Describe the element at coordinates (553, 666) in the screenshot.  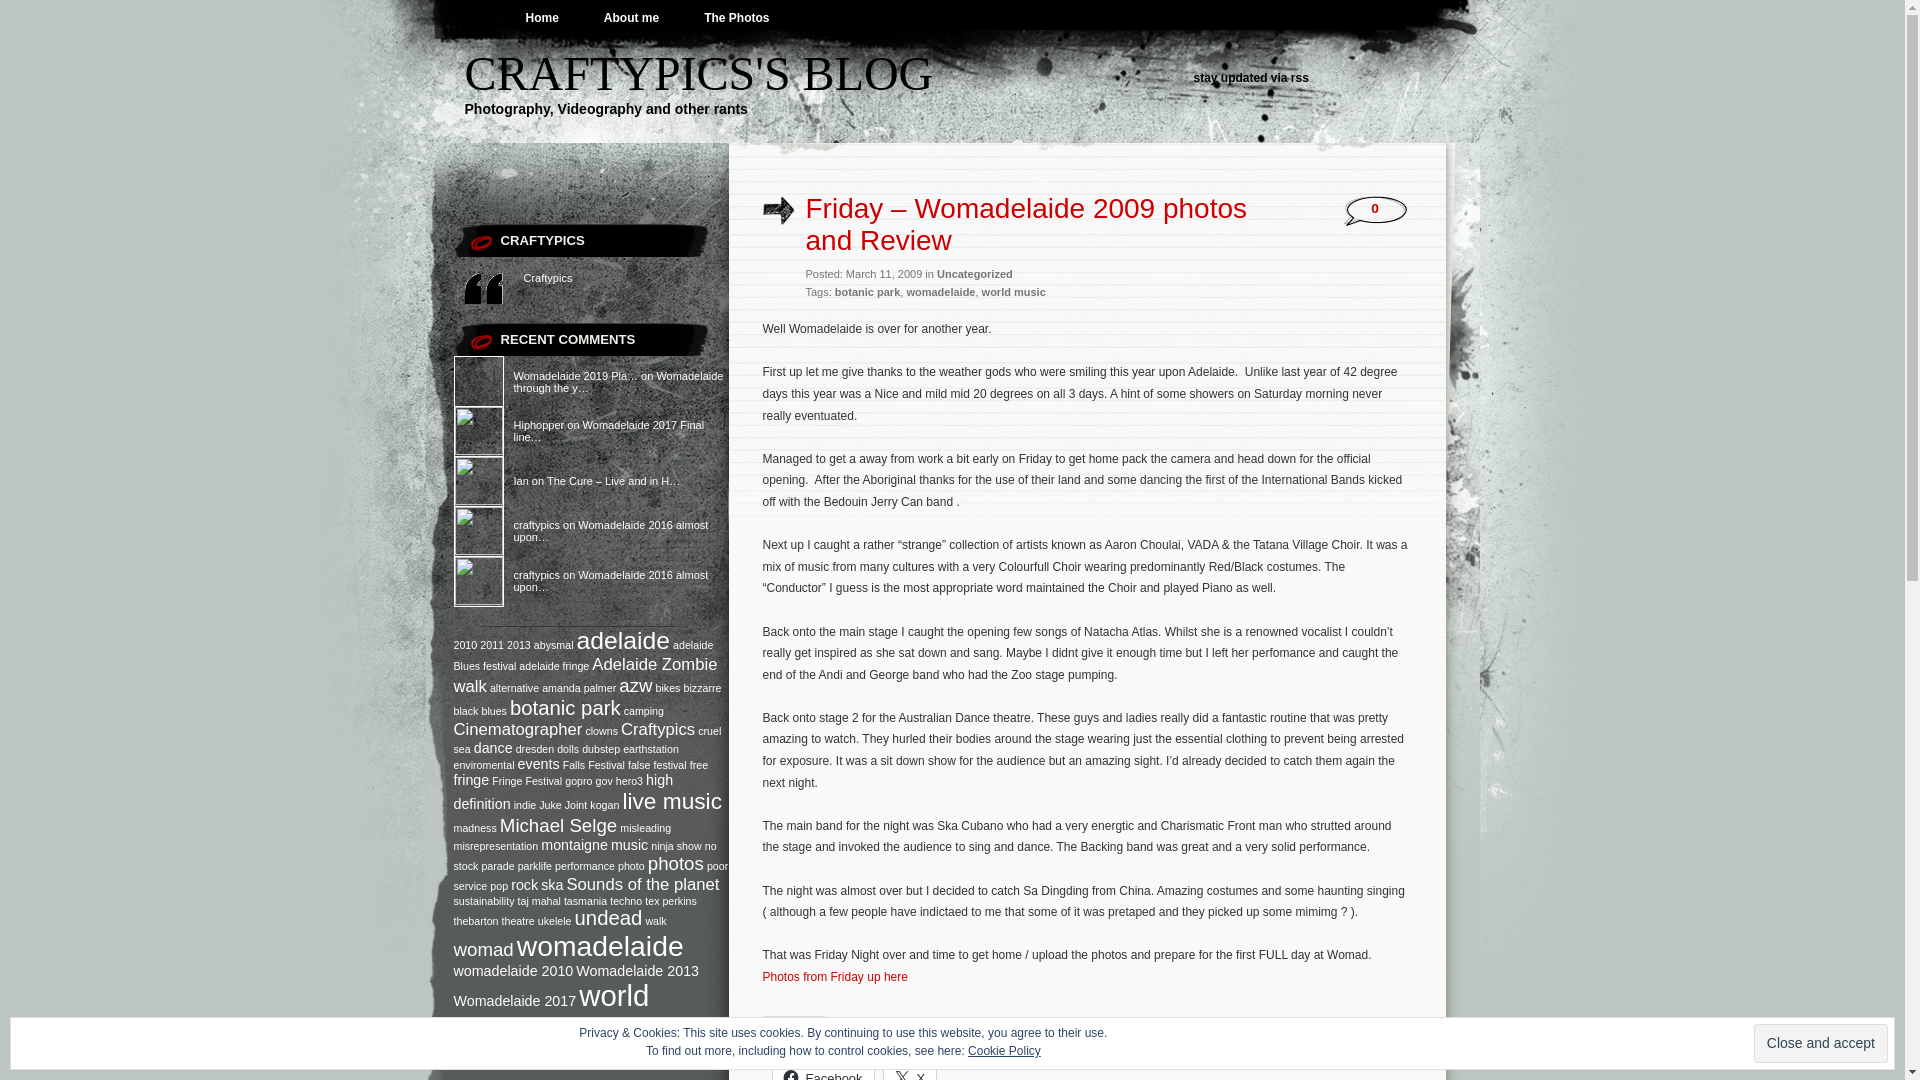
I see `'adelaide fringe'` at that location.